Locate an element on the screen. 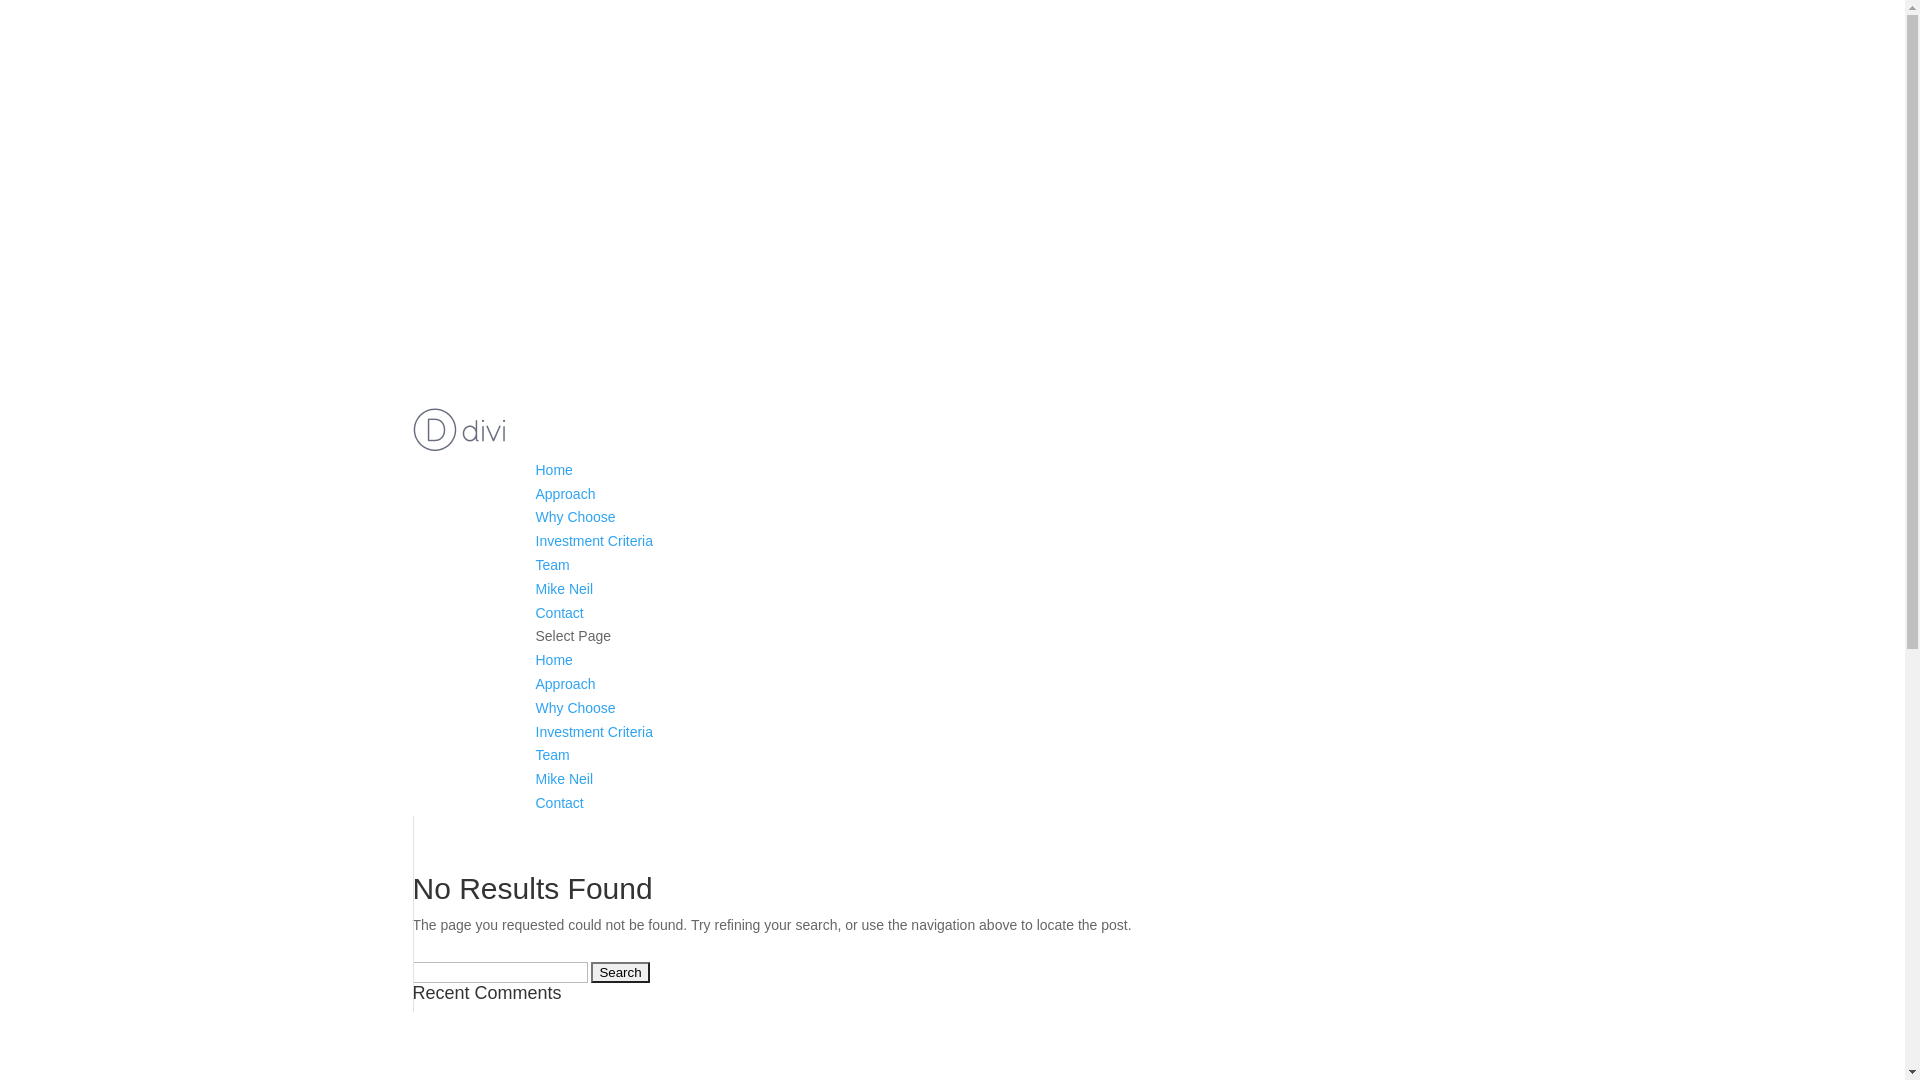 This screenshot has height=1080, width=1920. 'Investment Criteria' is located at coordinates (593, 732).